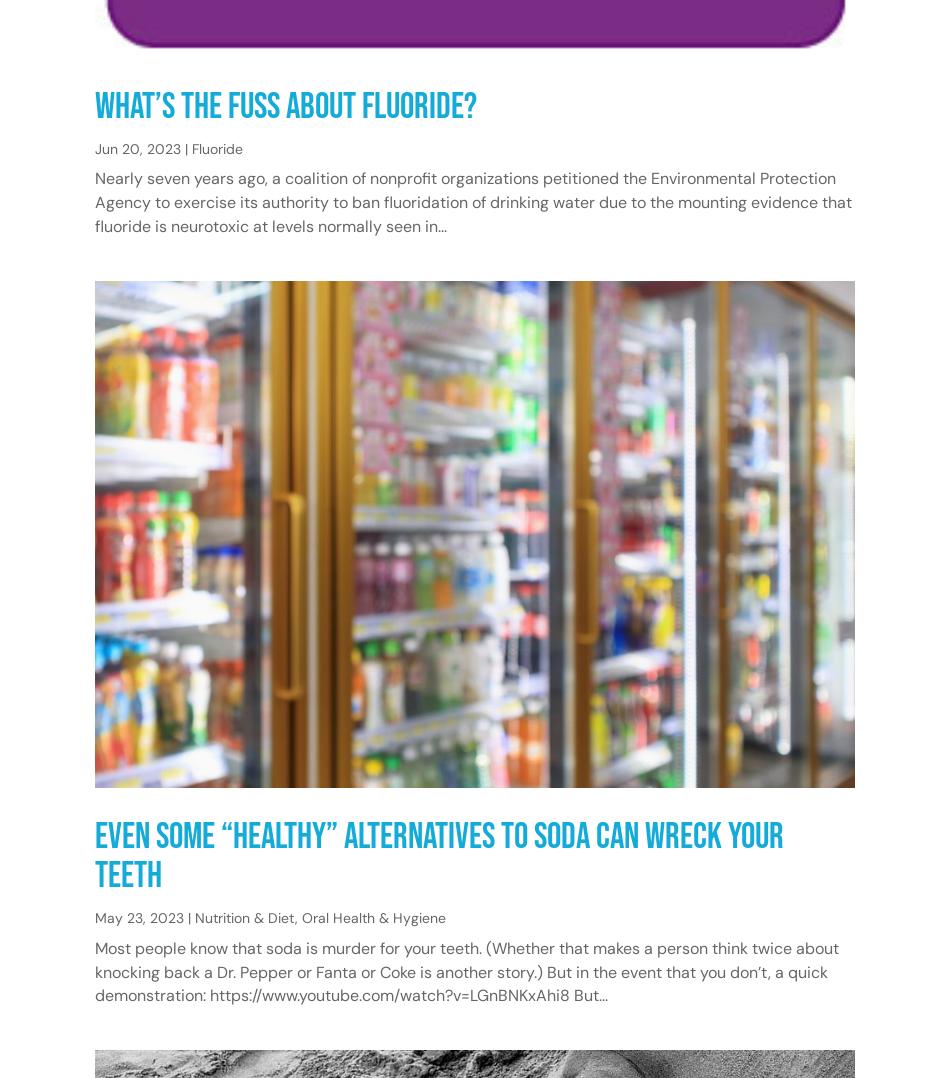  I want to click on 'Even Some “Healthy” Alternatives to Soda Can Wreck Your Teeth', so click(438, 855).